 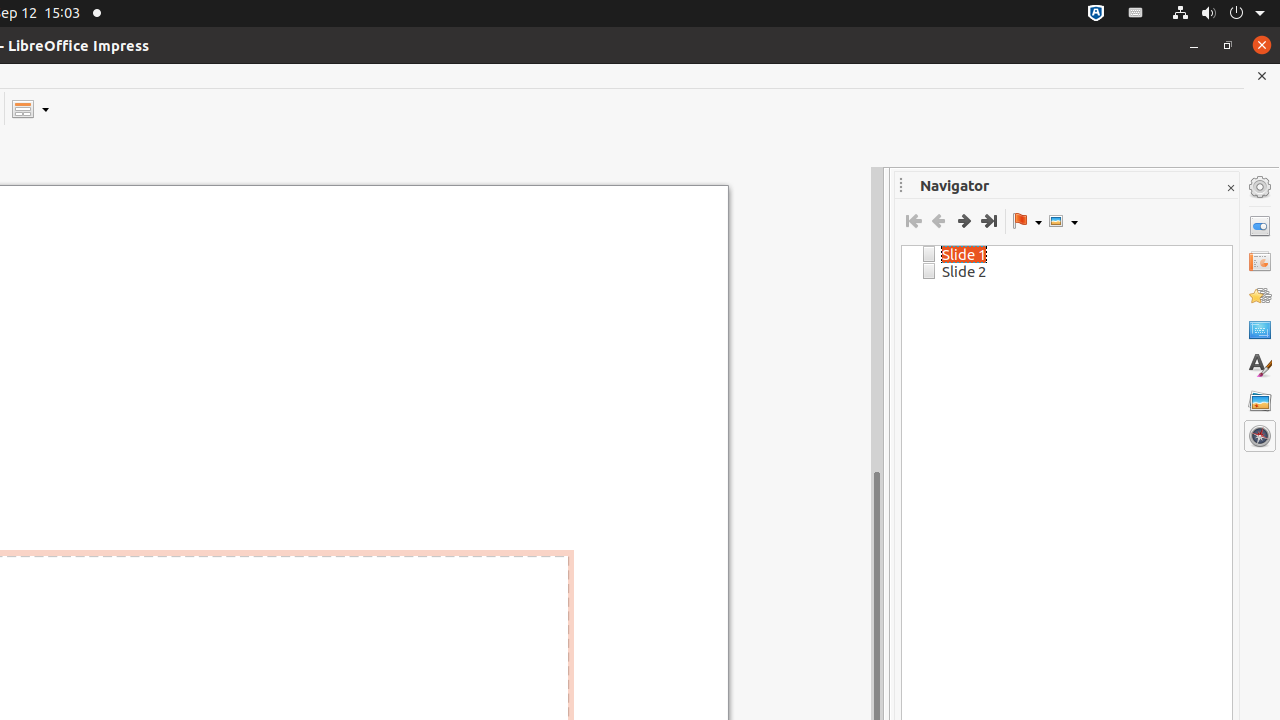 I want to click on 'Close Sidebar Deck', so click(x=1229, y=188).